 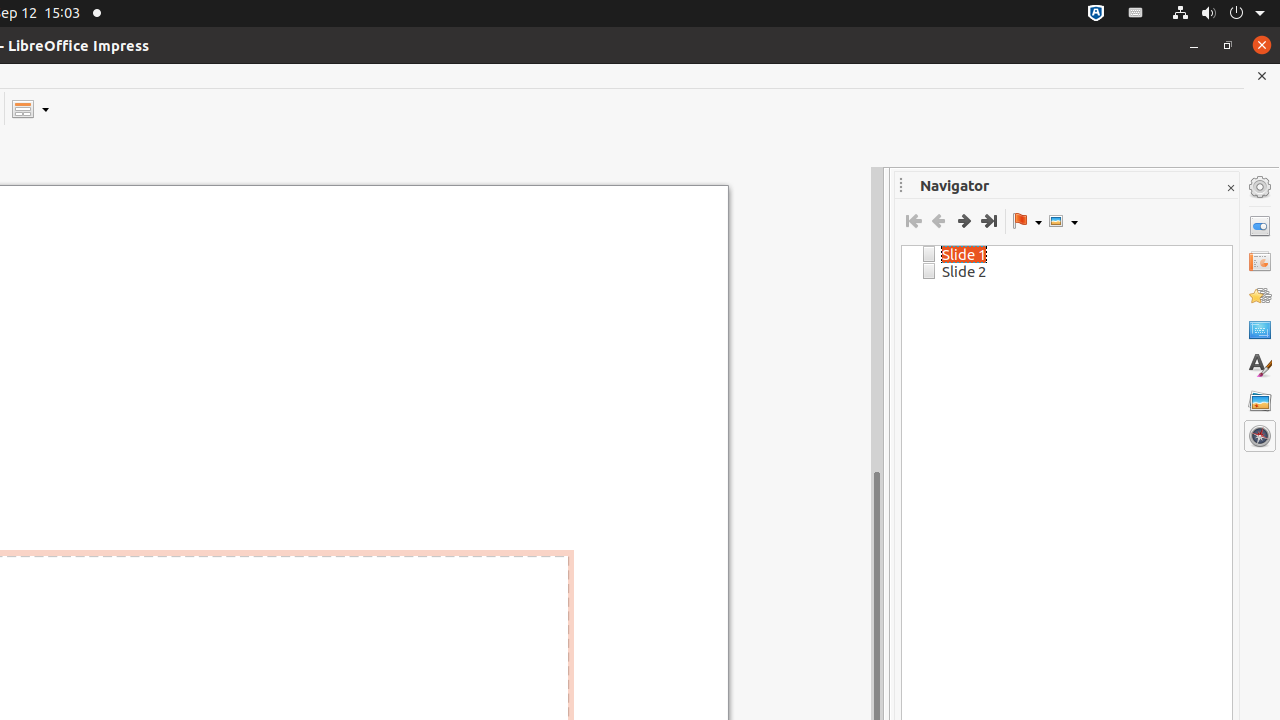 I want to click on 'Close Sidebar Deck', so click(x=1229, y=188).